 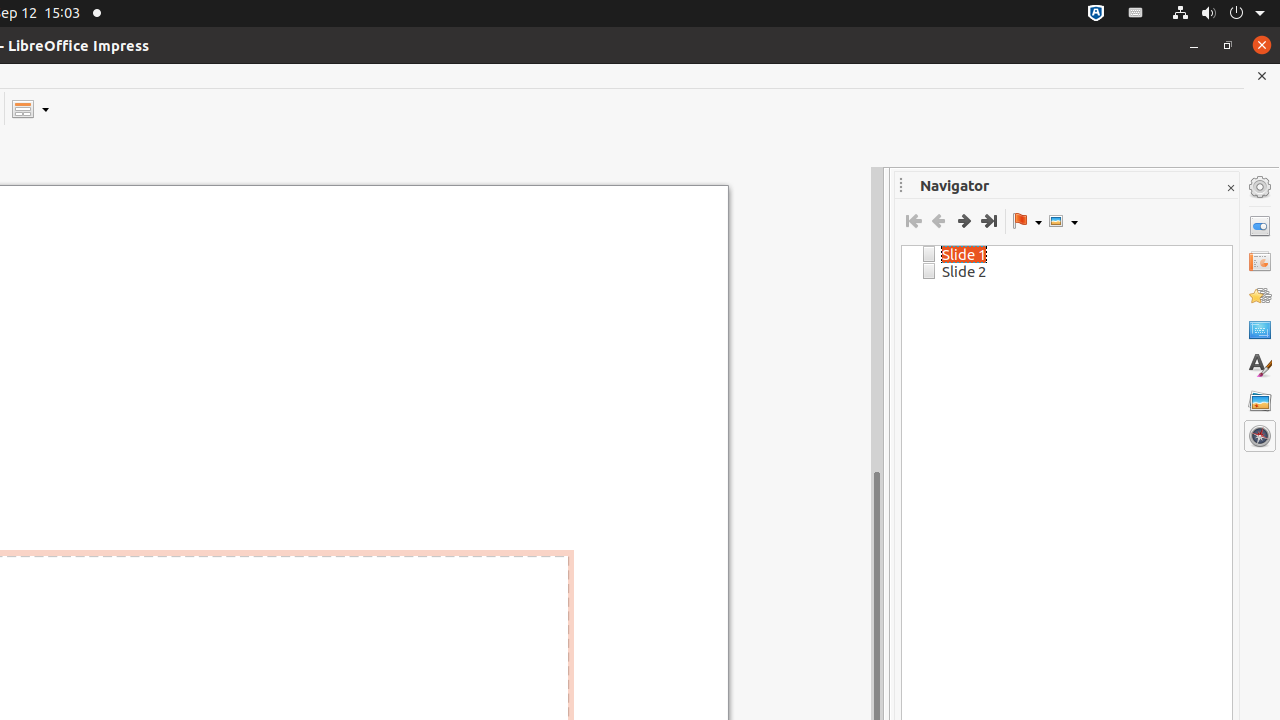 I want to click on 'Close Sidebar Deck', so click(x=1229, y=188).